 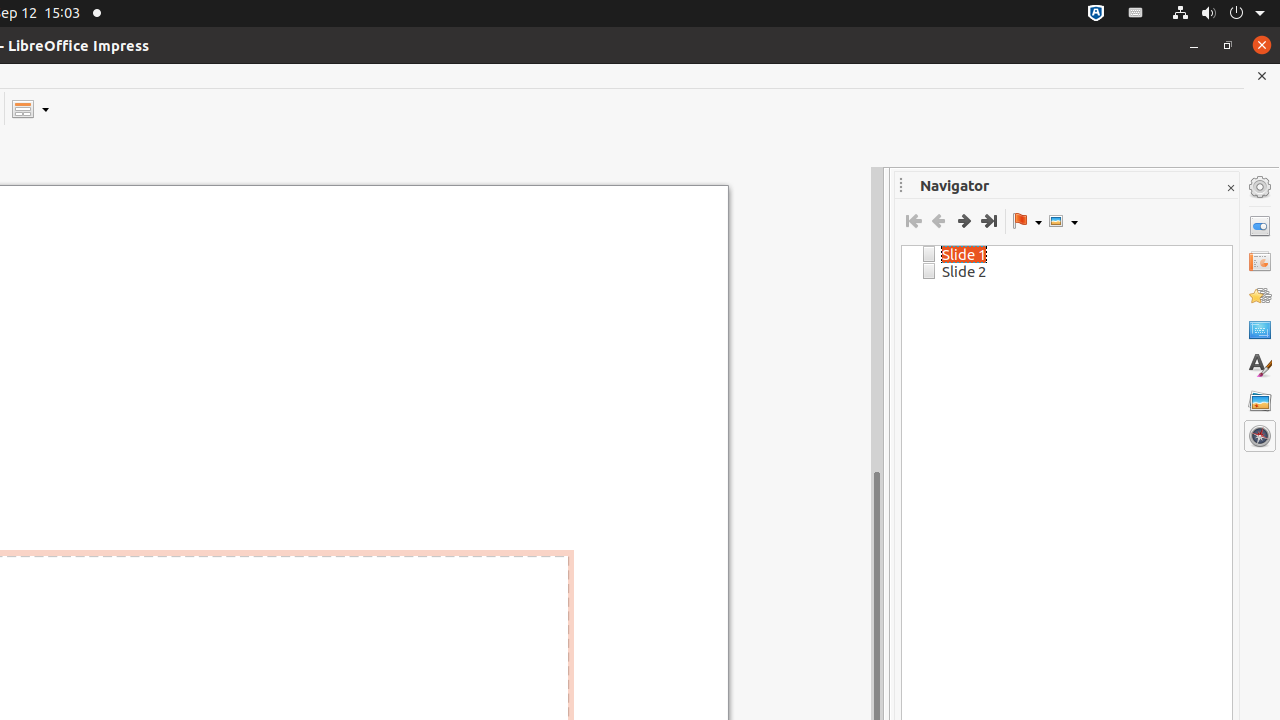 I want to click on 'Close Sidebar Deck', so click(x=1229, y=188).